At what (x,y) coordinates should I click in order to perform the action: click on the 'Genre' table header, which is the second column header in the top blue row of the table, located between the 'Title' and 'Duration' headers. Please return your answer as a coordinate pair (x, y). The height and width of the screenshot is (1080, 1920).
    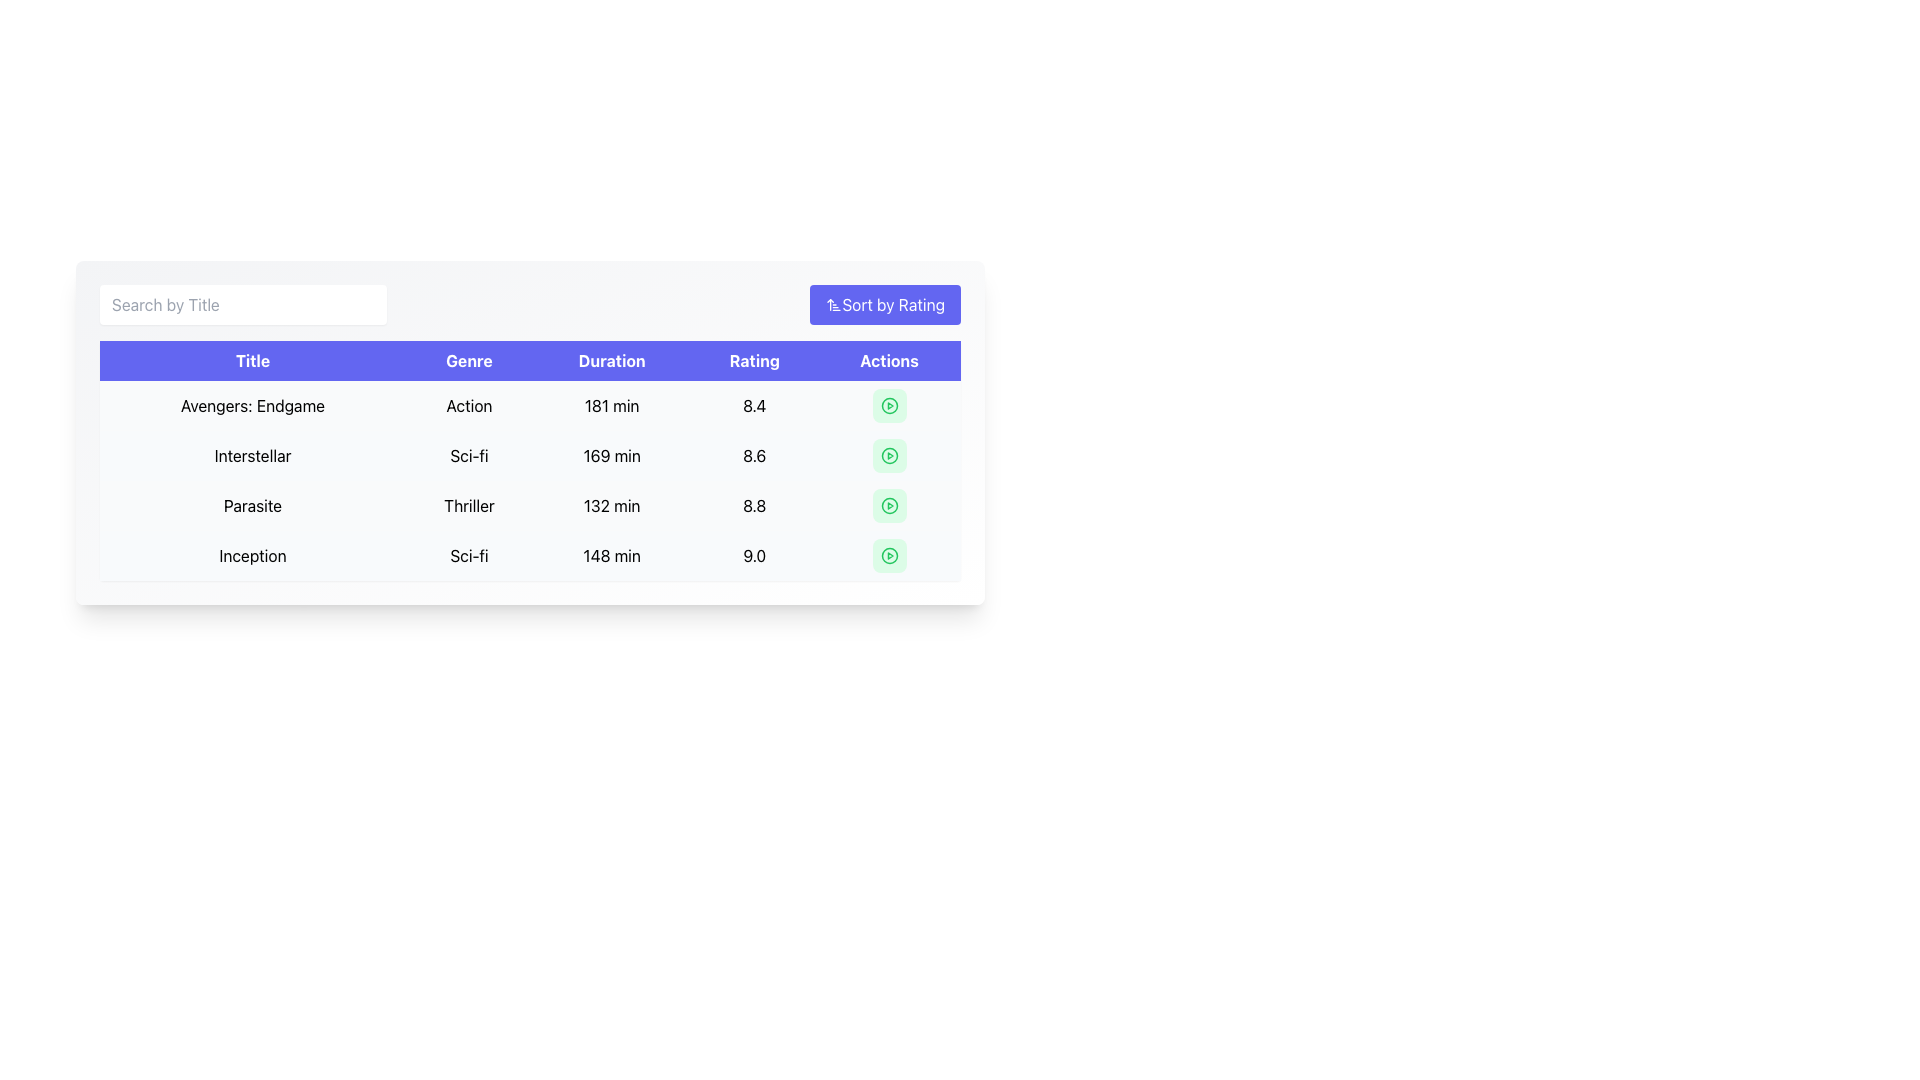
    Looking at the image, I should click on (468, 361).